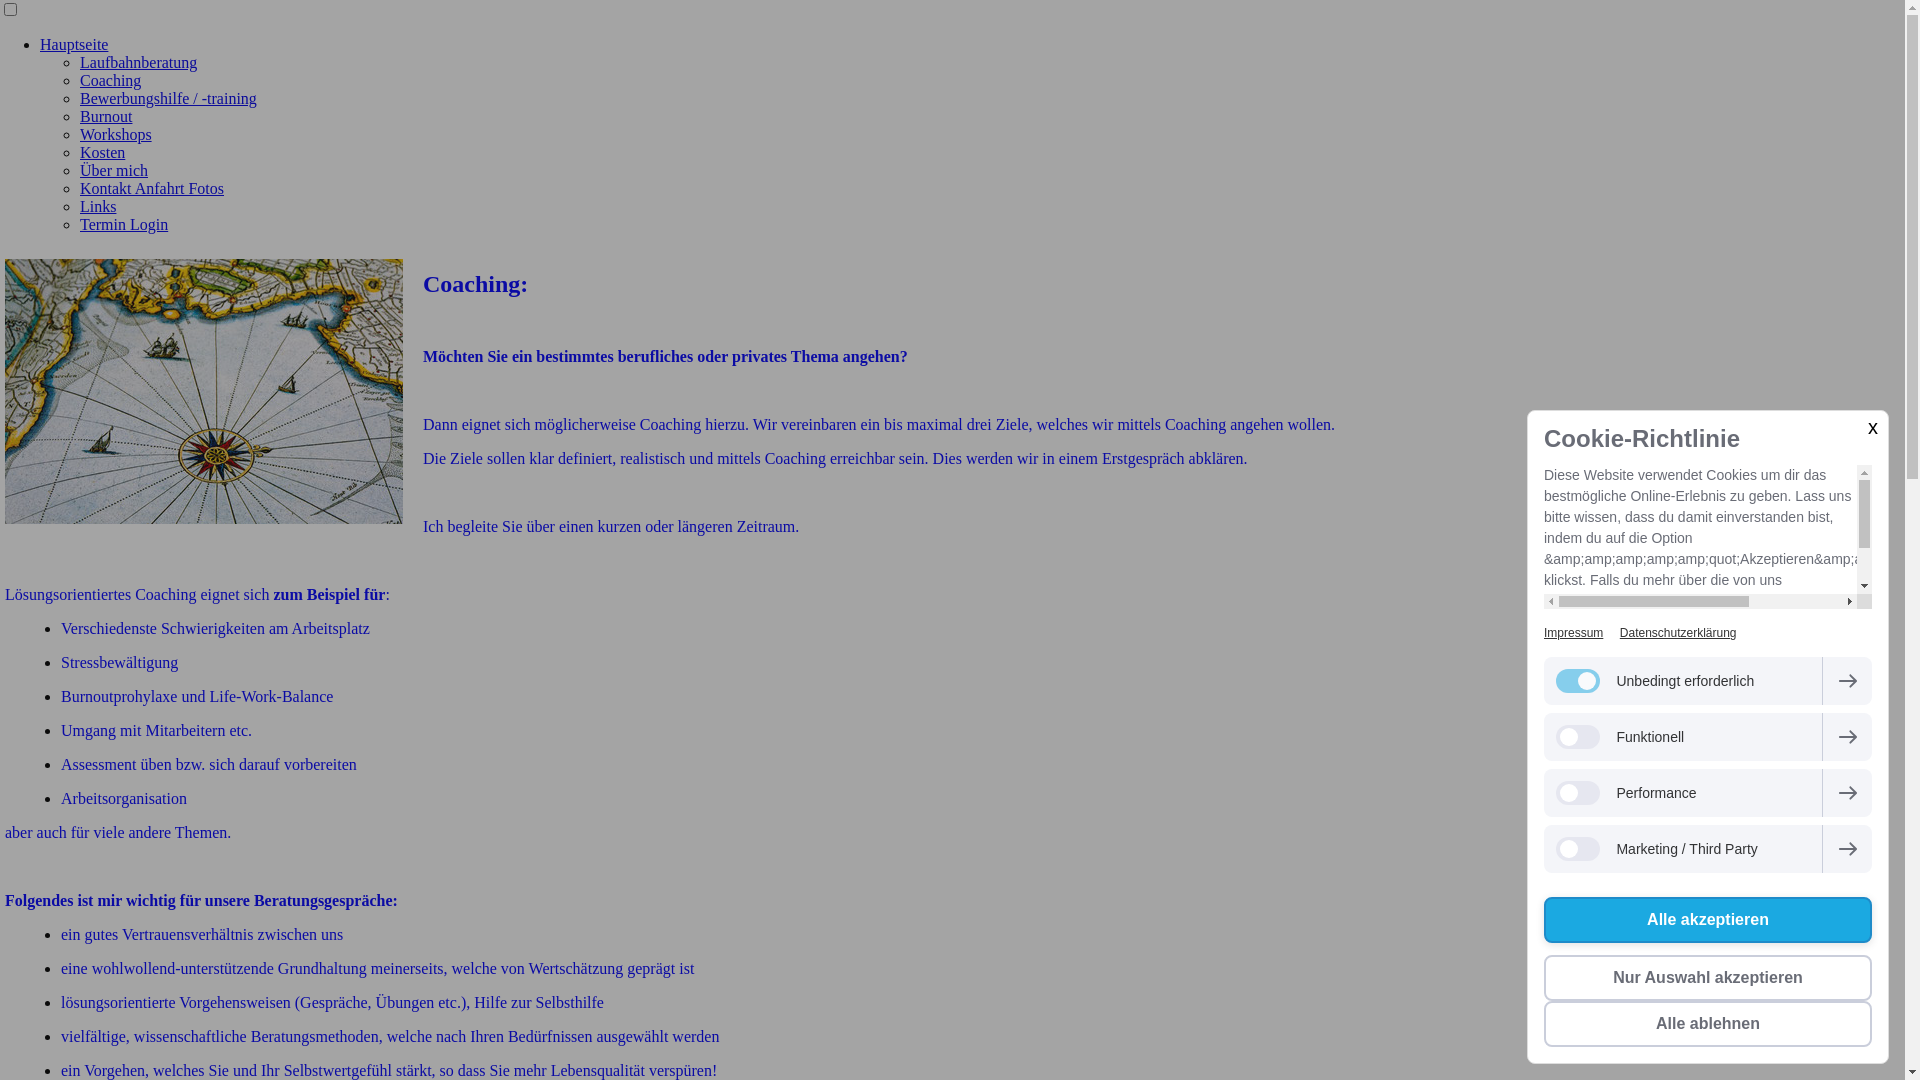  What do you see at coordinates (1707, 977) in the screenshot?
I see `'Nur Auswahl akzeptieren'` at bounding box center [1707, 977].